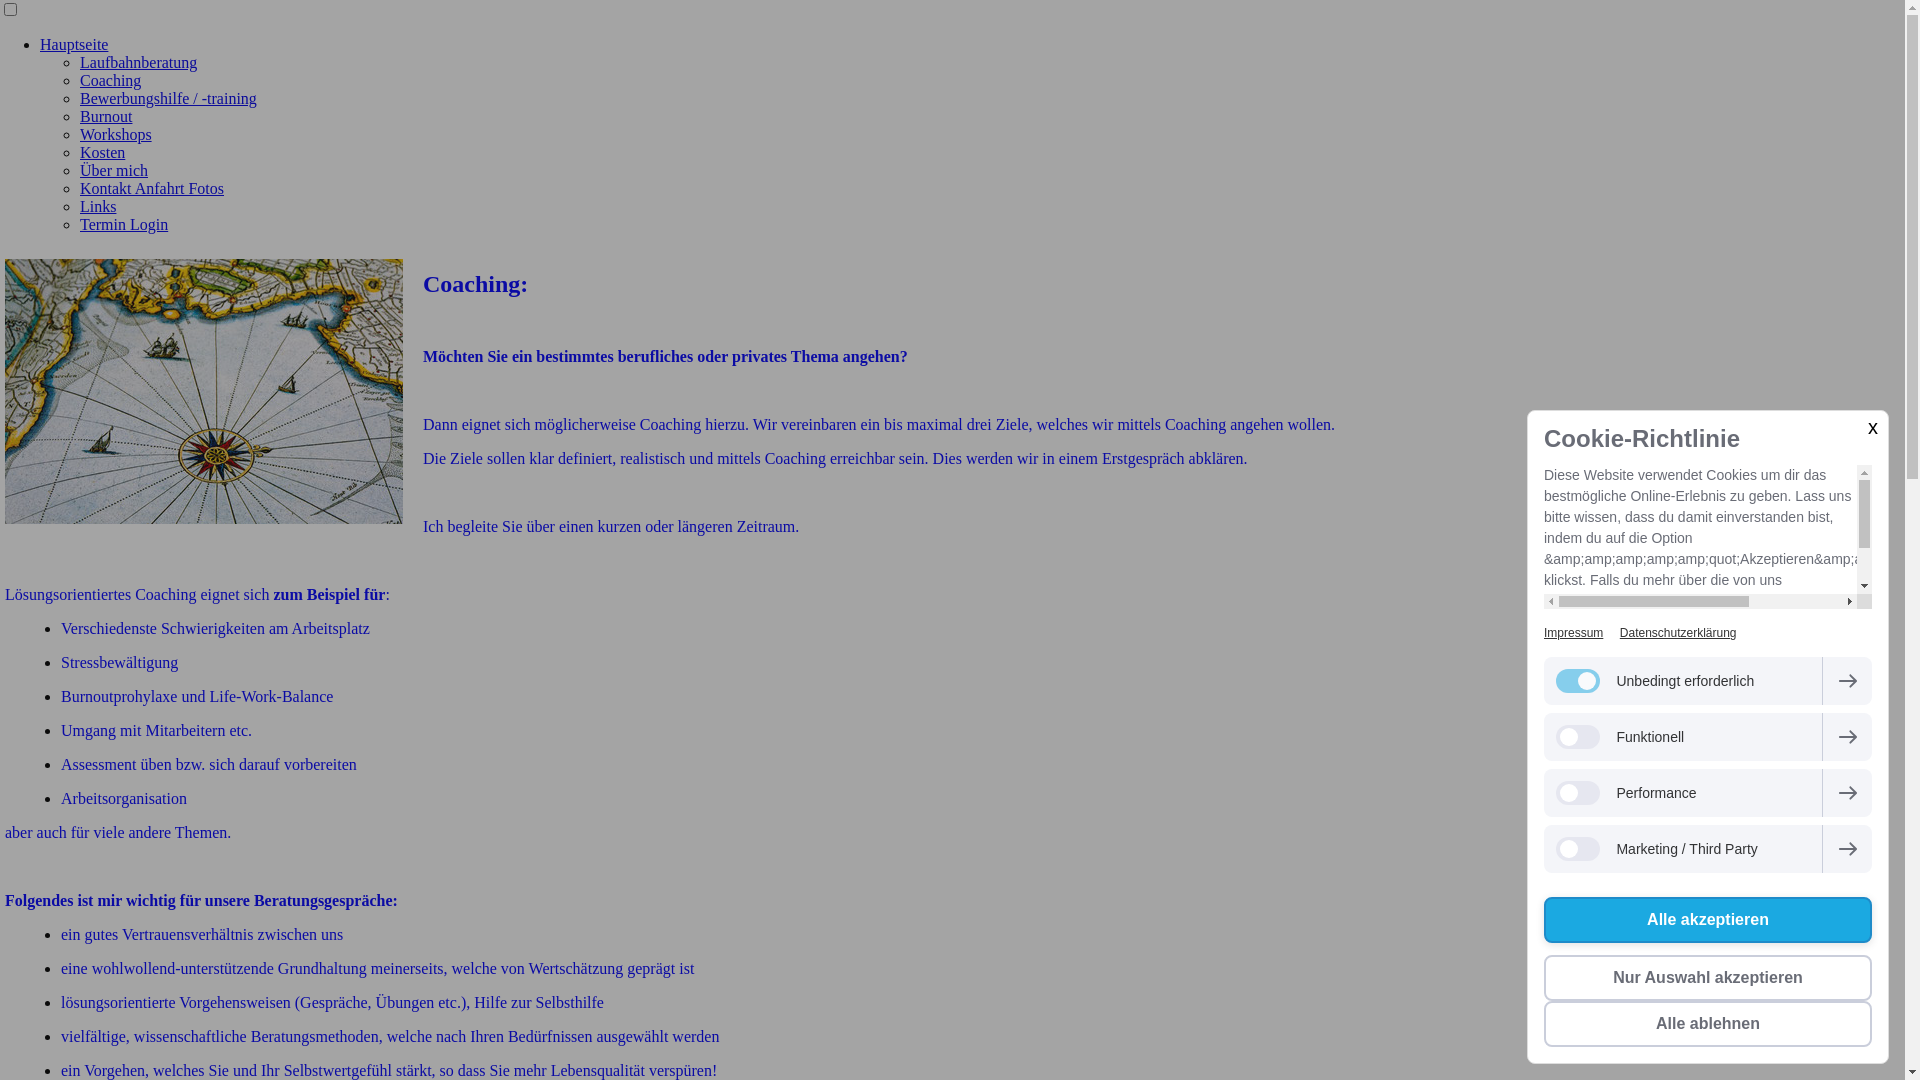  What do you see at coordinates (1707, 977) in the screenshot?
I see `'Nur Auswahl akzeptieren'` at bounding box center [1707, 977].